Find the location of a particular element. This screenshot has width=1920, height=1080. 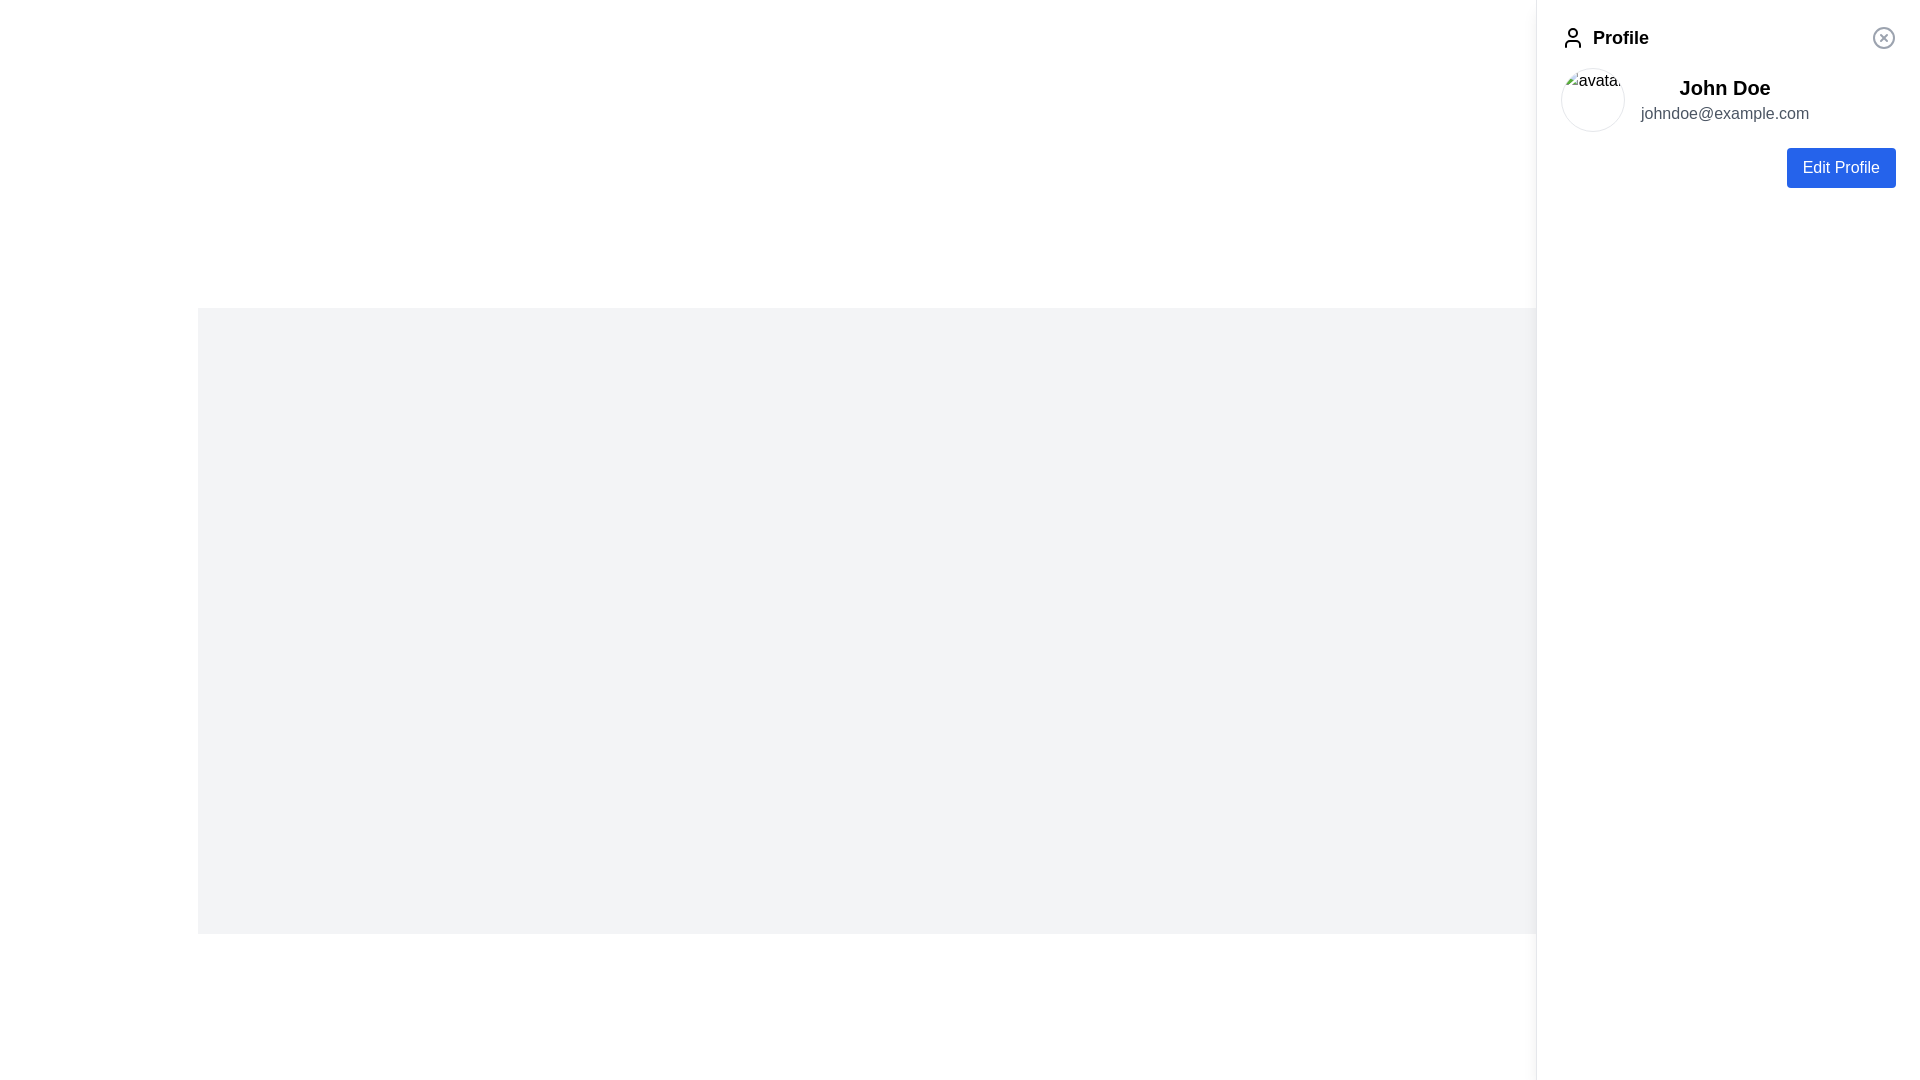

the circular close button with an 'X' icon located in the top-right corner of the profile section is located at coordinates (1882, 38).